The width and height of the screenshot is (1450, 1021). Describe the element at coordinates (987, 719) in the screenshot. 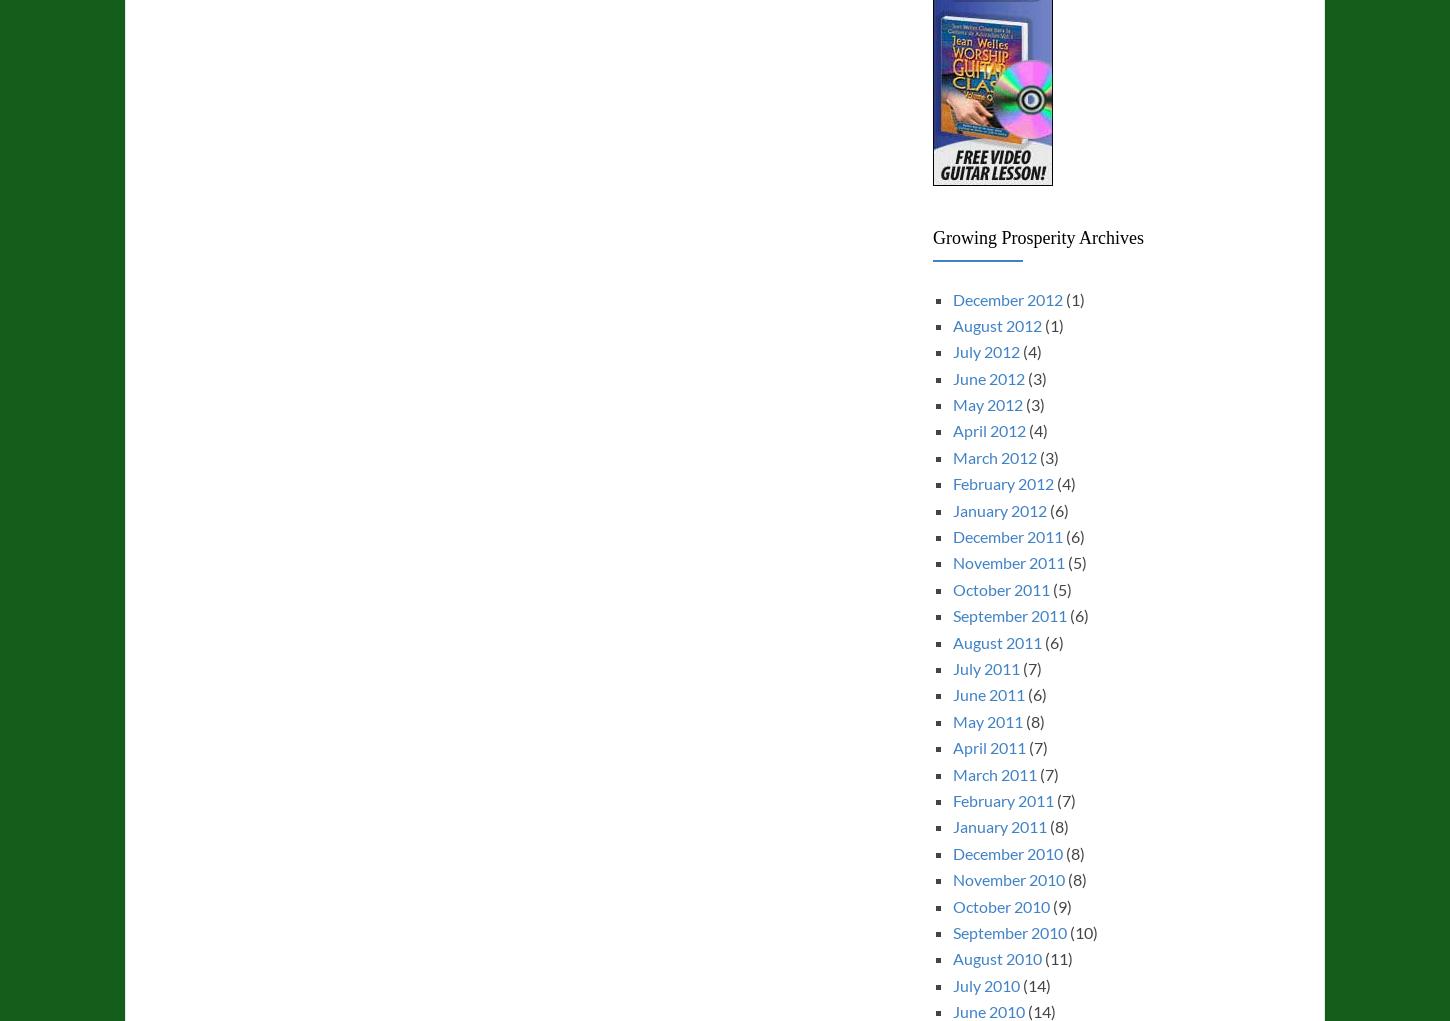

I see `'May 2011'` at that location.